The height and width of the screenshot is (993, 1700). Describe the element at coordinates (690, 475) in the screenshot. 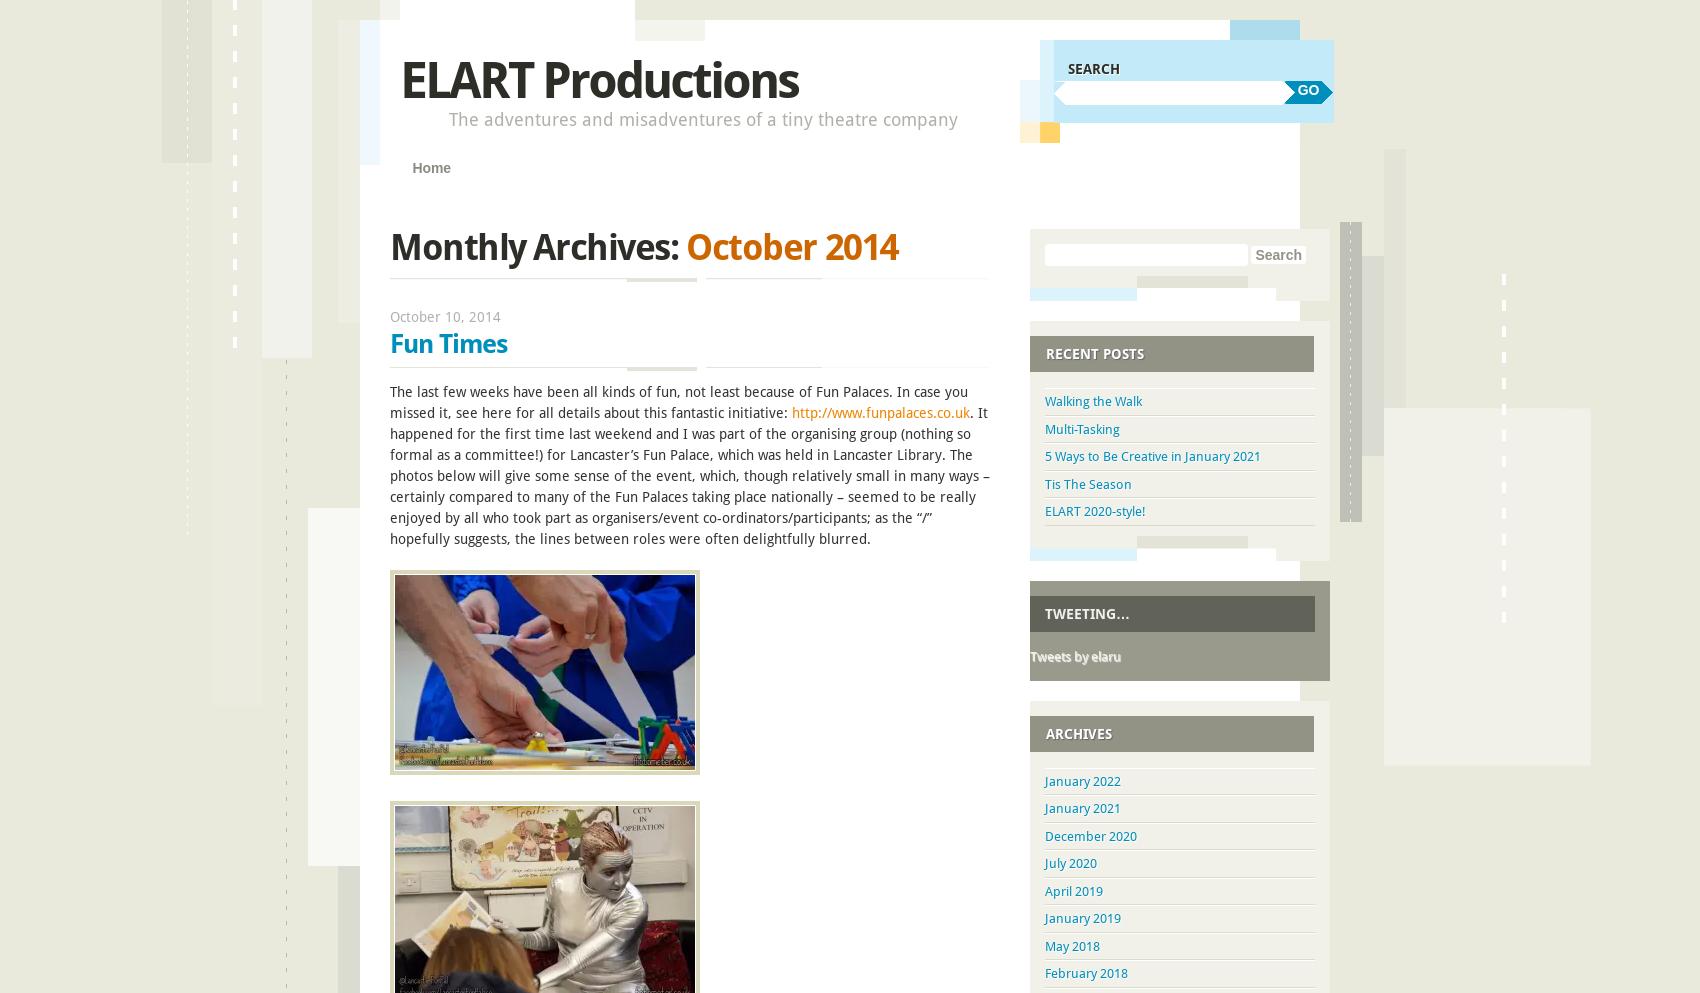

I see `'. It happened for the first time last weekend and I was part of the organising group (nothing so formal as a committee!) for Lancaster’s Fun Palace, which was held in Lancaster Library. The photos below will give some sense of the event, which, though relatively small in many ways – certainly compared to many of the Fun Palaces taking place nationally – seemed to be really enjoyed by all who took part as organisers/event co-ordinators/participants; as the “/” hopefully suggests, the lines between roles were often delightfully blurred.'` at that location.